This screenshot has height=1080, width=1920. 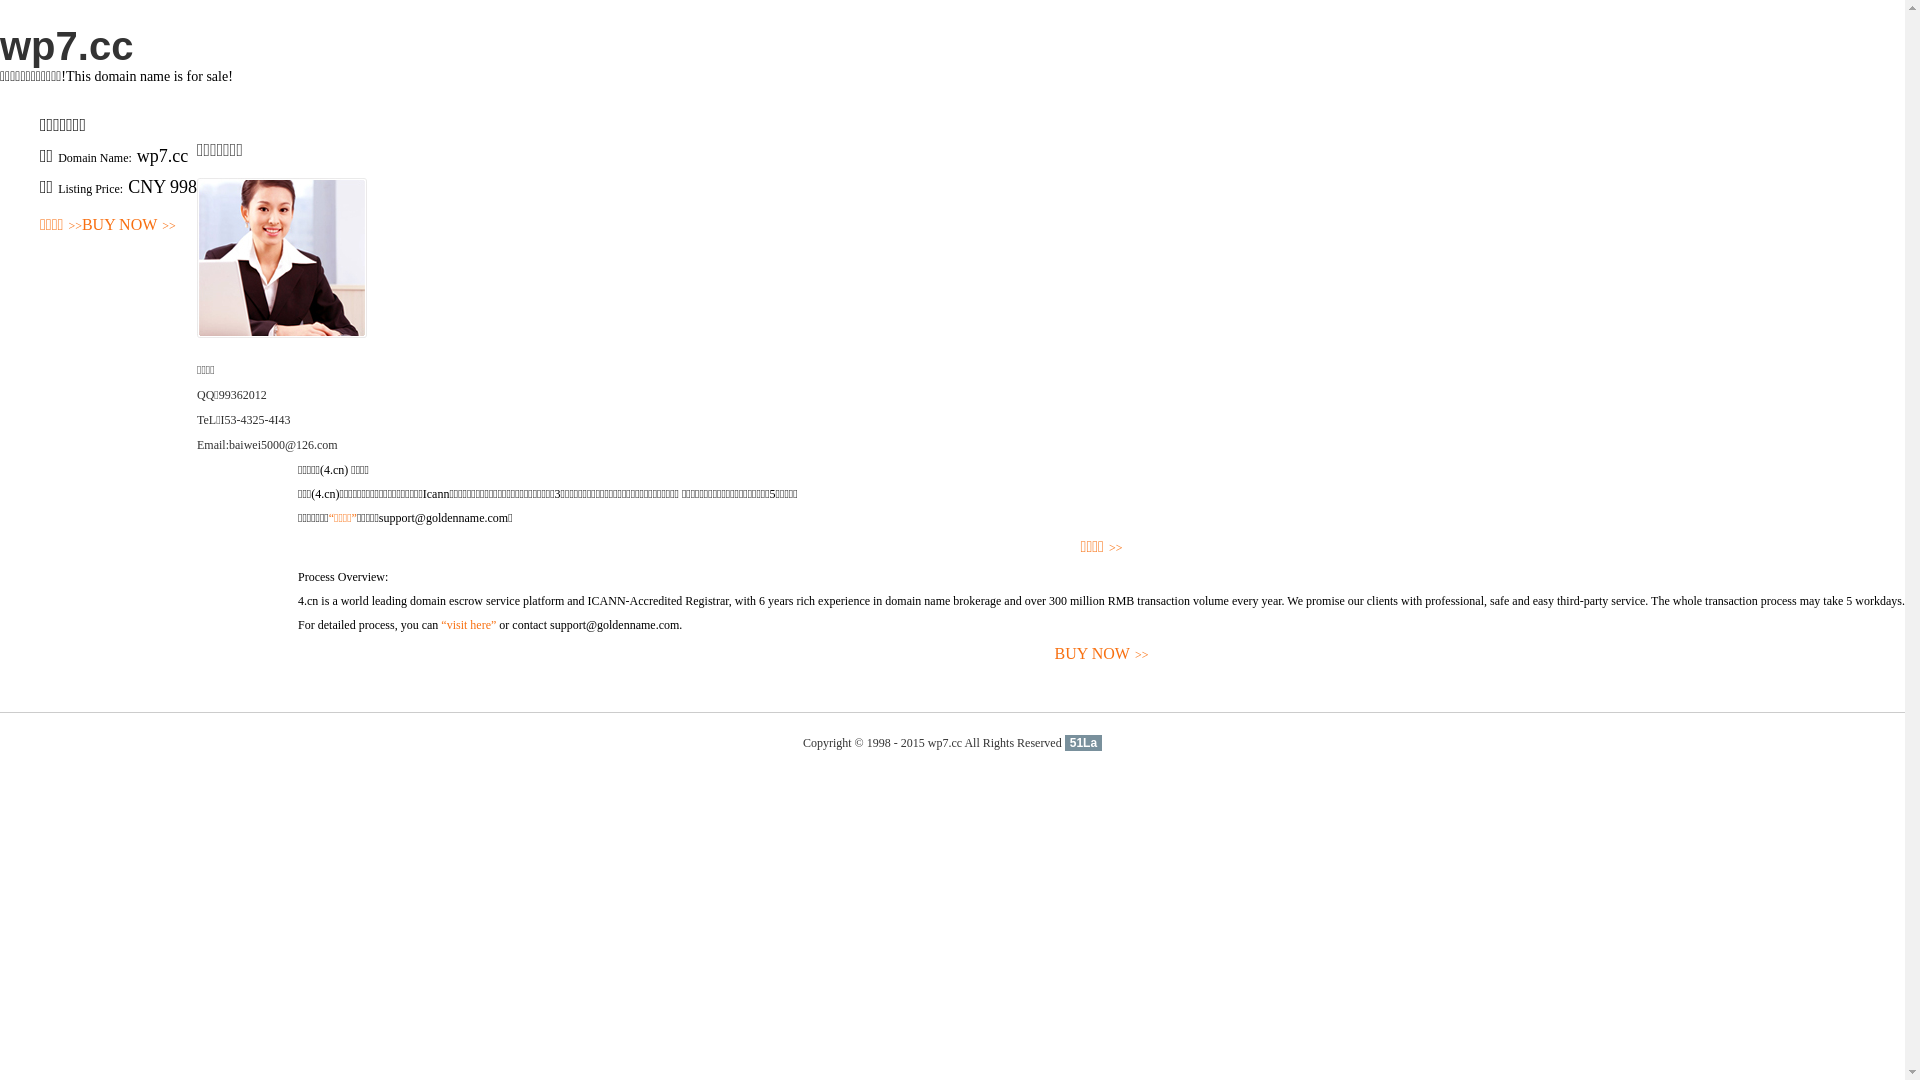 I want to click on 'BUY NOW>>', so click(x=1100, y=654).